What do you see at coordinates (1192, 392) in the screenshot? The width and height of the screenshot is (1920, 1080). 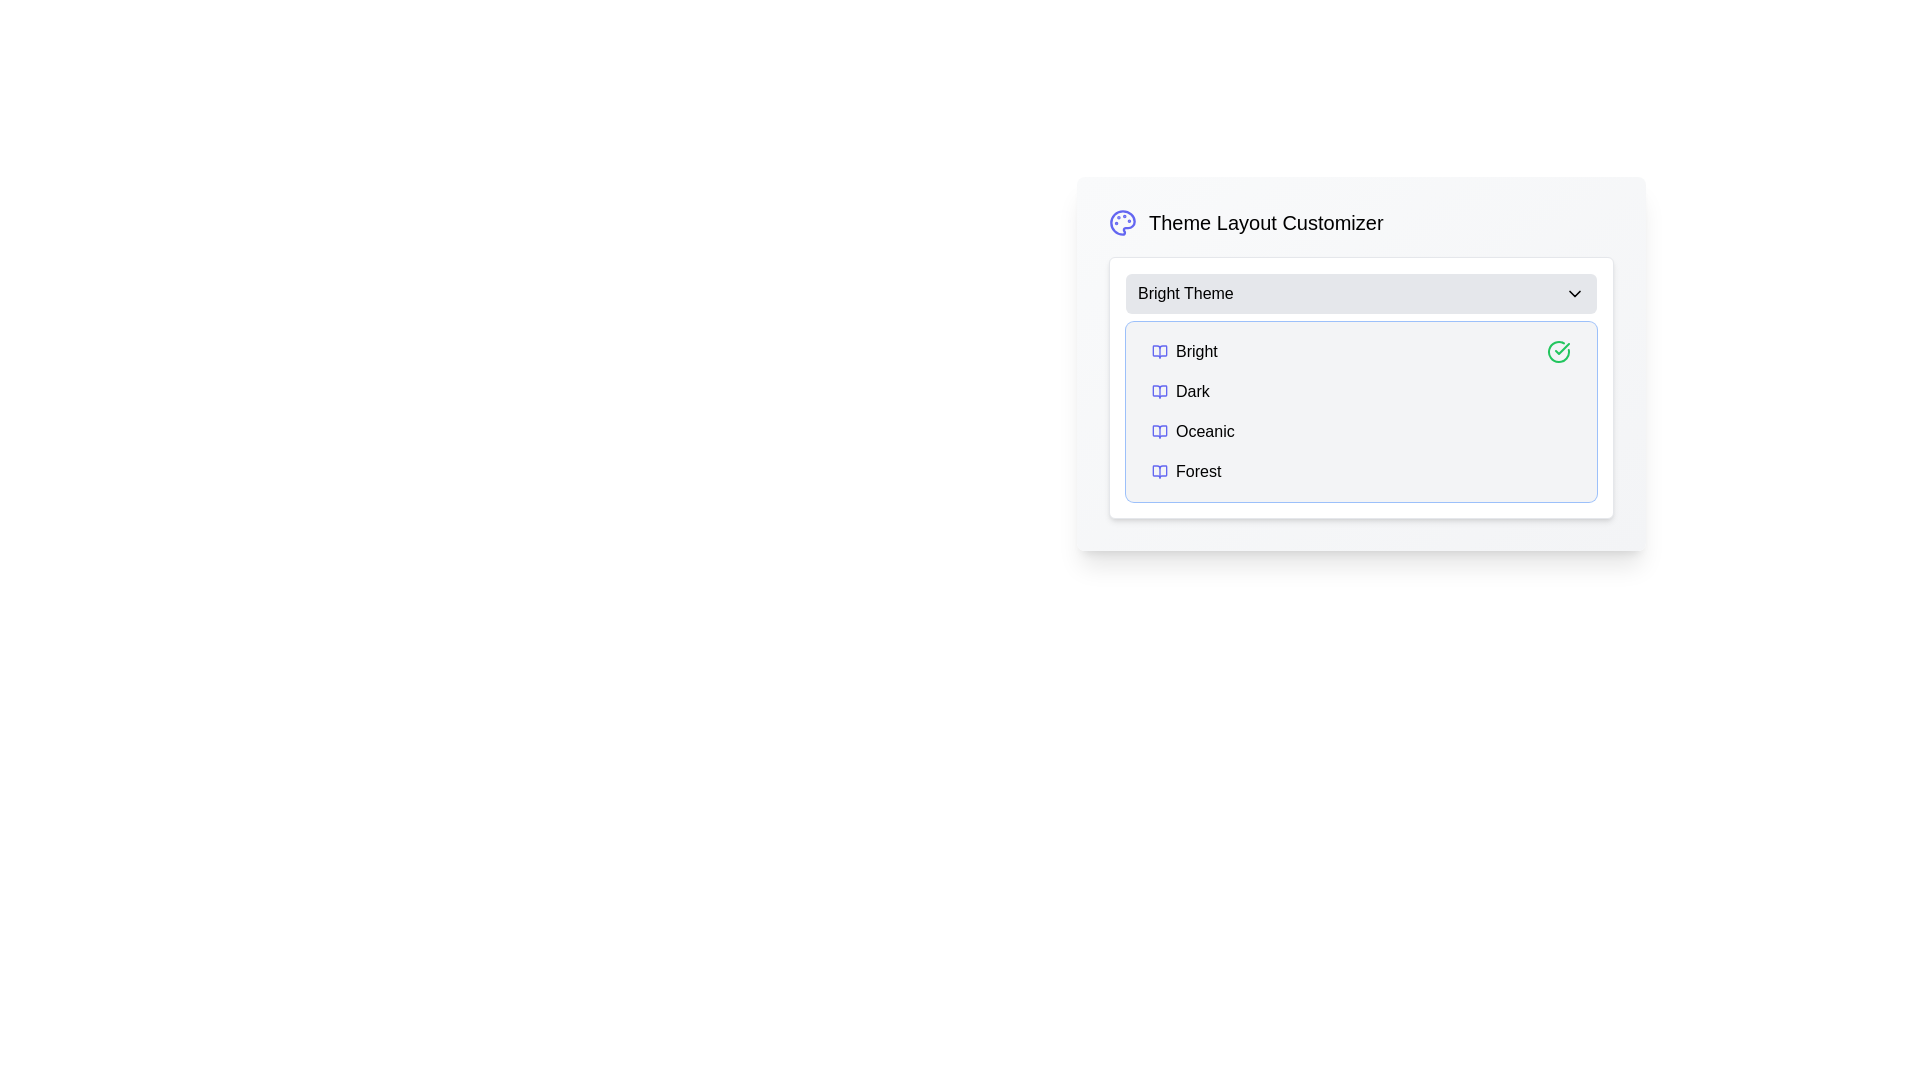 I see `the 'Dark' theme option in the Theme Layout Customizer dropdown menu` at bounding box center [1192, 392].